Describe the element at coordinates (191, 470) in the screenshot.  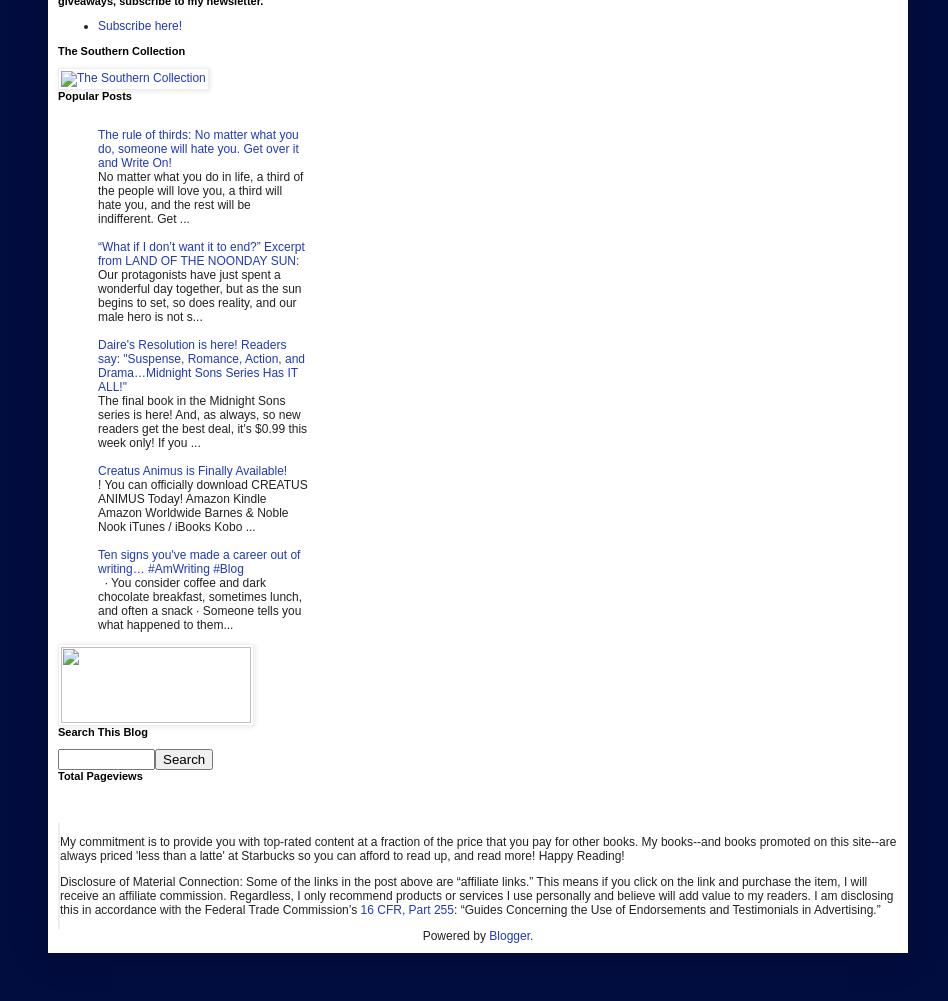
I see `'Creatus Animus is Finally Available!'` at that location.